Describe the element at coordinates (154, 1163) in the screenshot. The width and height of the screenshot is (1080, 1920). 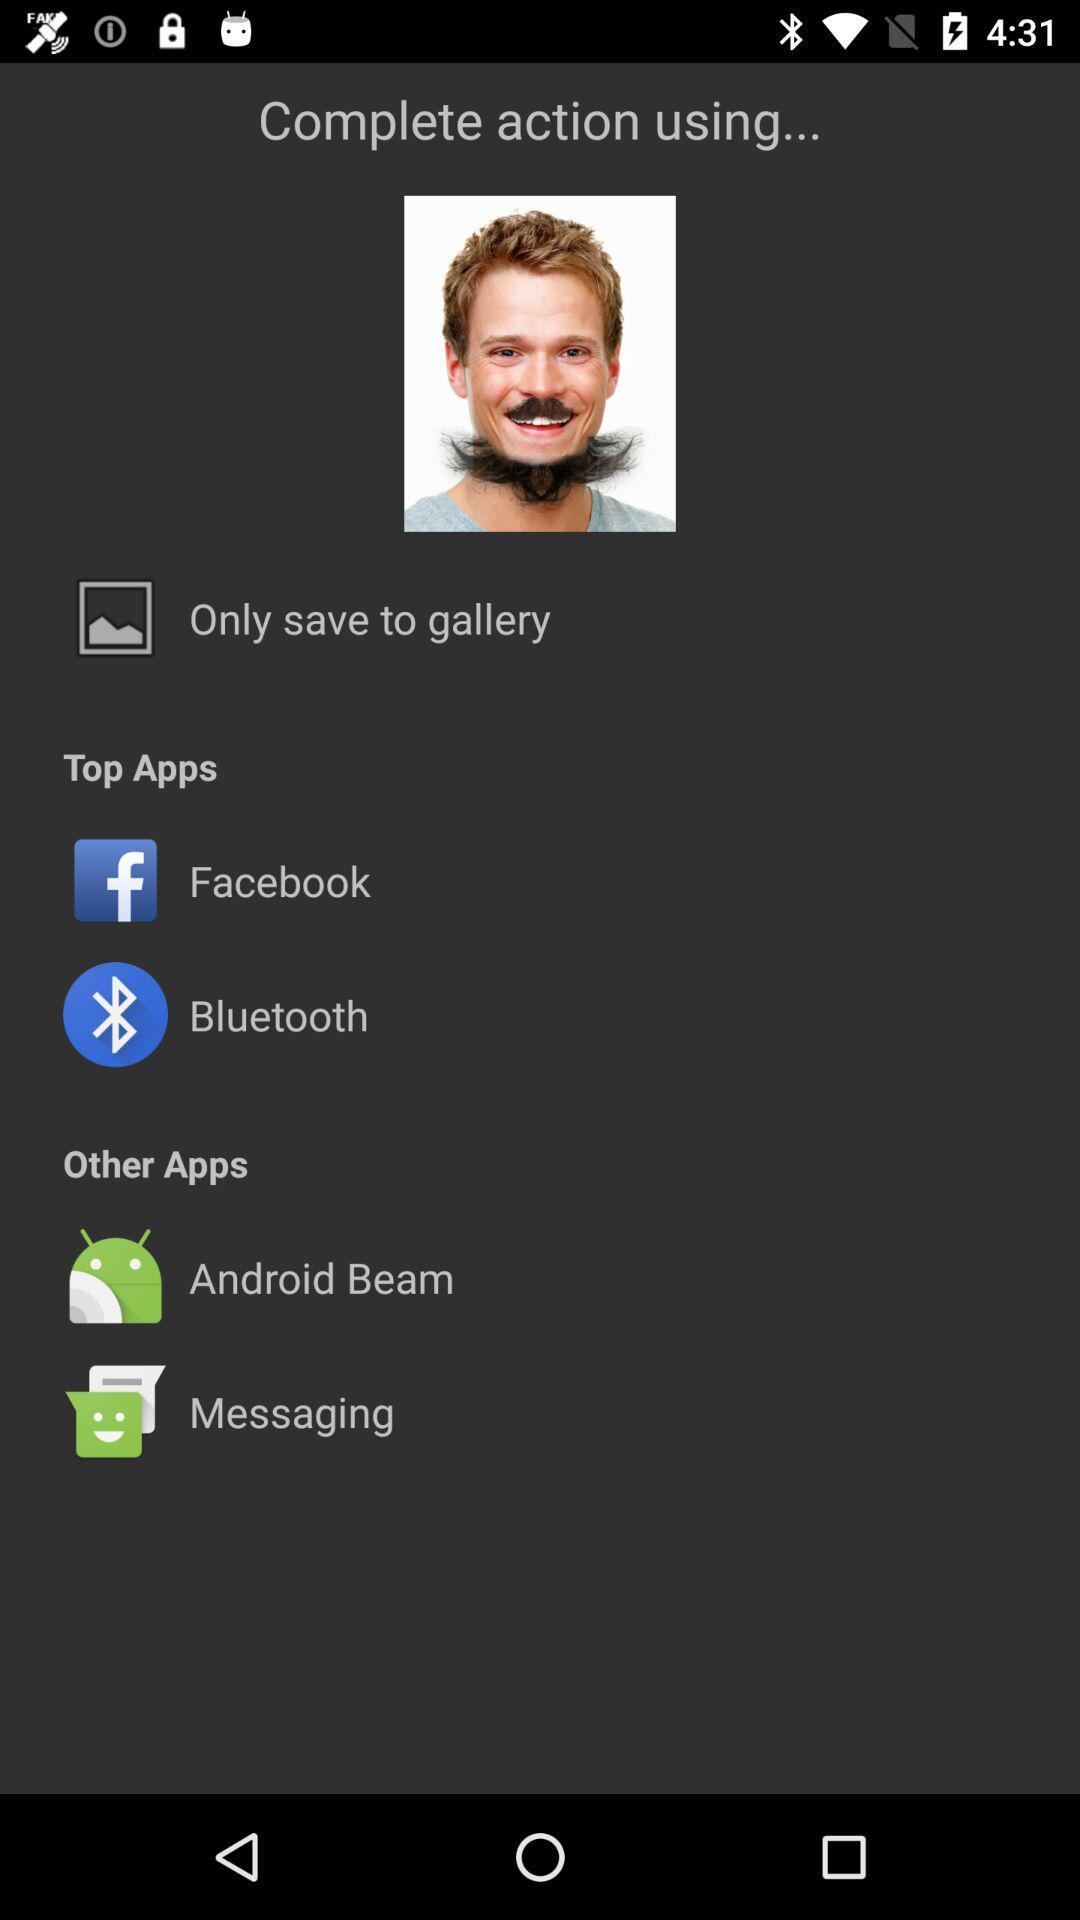
I see `the other apps` at that location.